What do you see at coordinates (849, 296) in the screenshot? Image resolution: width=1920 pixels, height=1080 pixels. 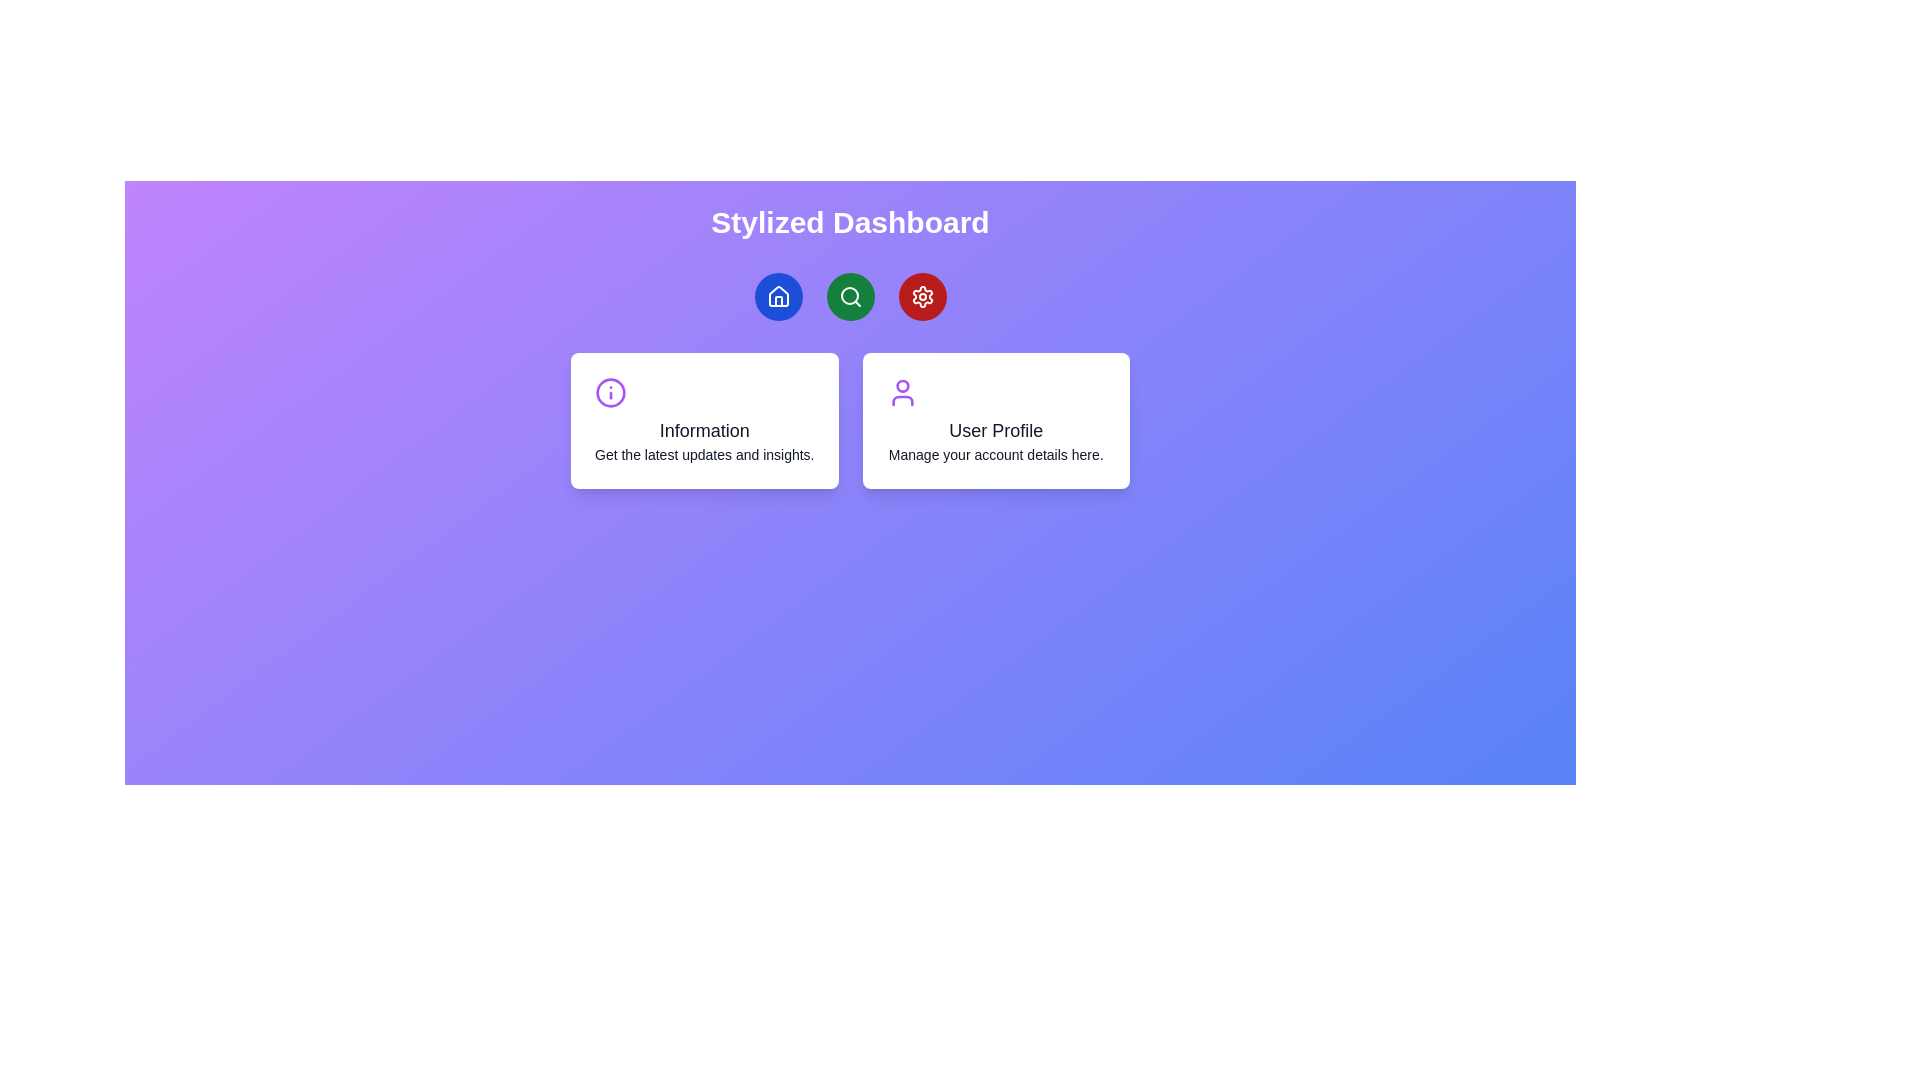 I see `the SVG circle graphical item representing the lens of the magnifying glass in the search icon, which is the second navigation icon from the left below the title 'Stylized Dashboard'` at bounding box center [849, 296].